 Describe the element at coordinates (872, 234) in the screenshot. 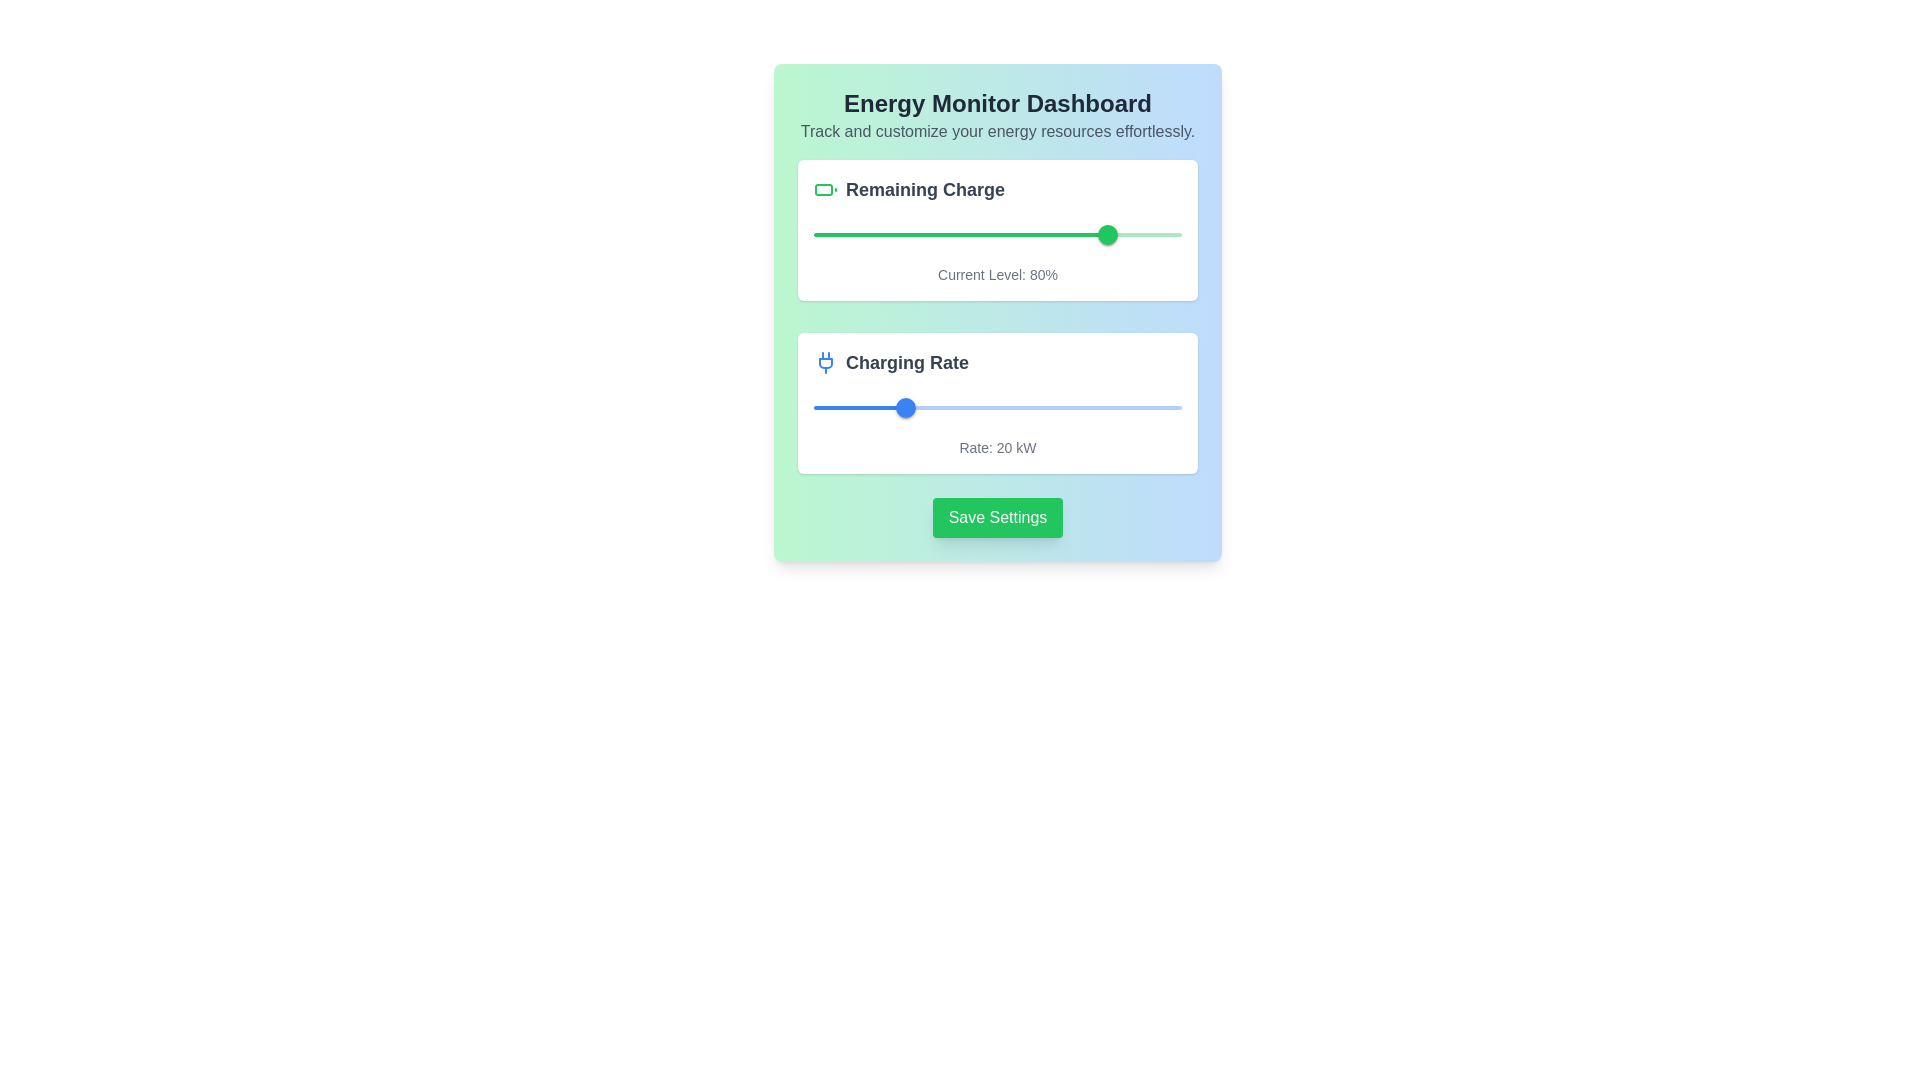

I see `slider value` at that location.